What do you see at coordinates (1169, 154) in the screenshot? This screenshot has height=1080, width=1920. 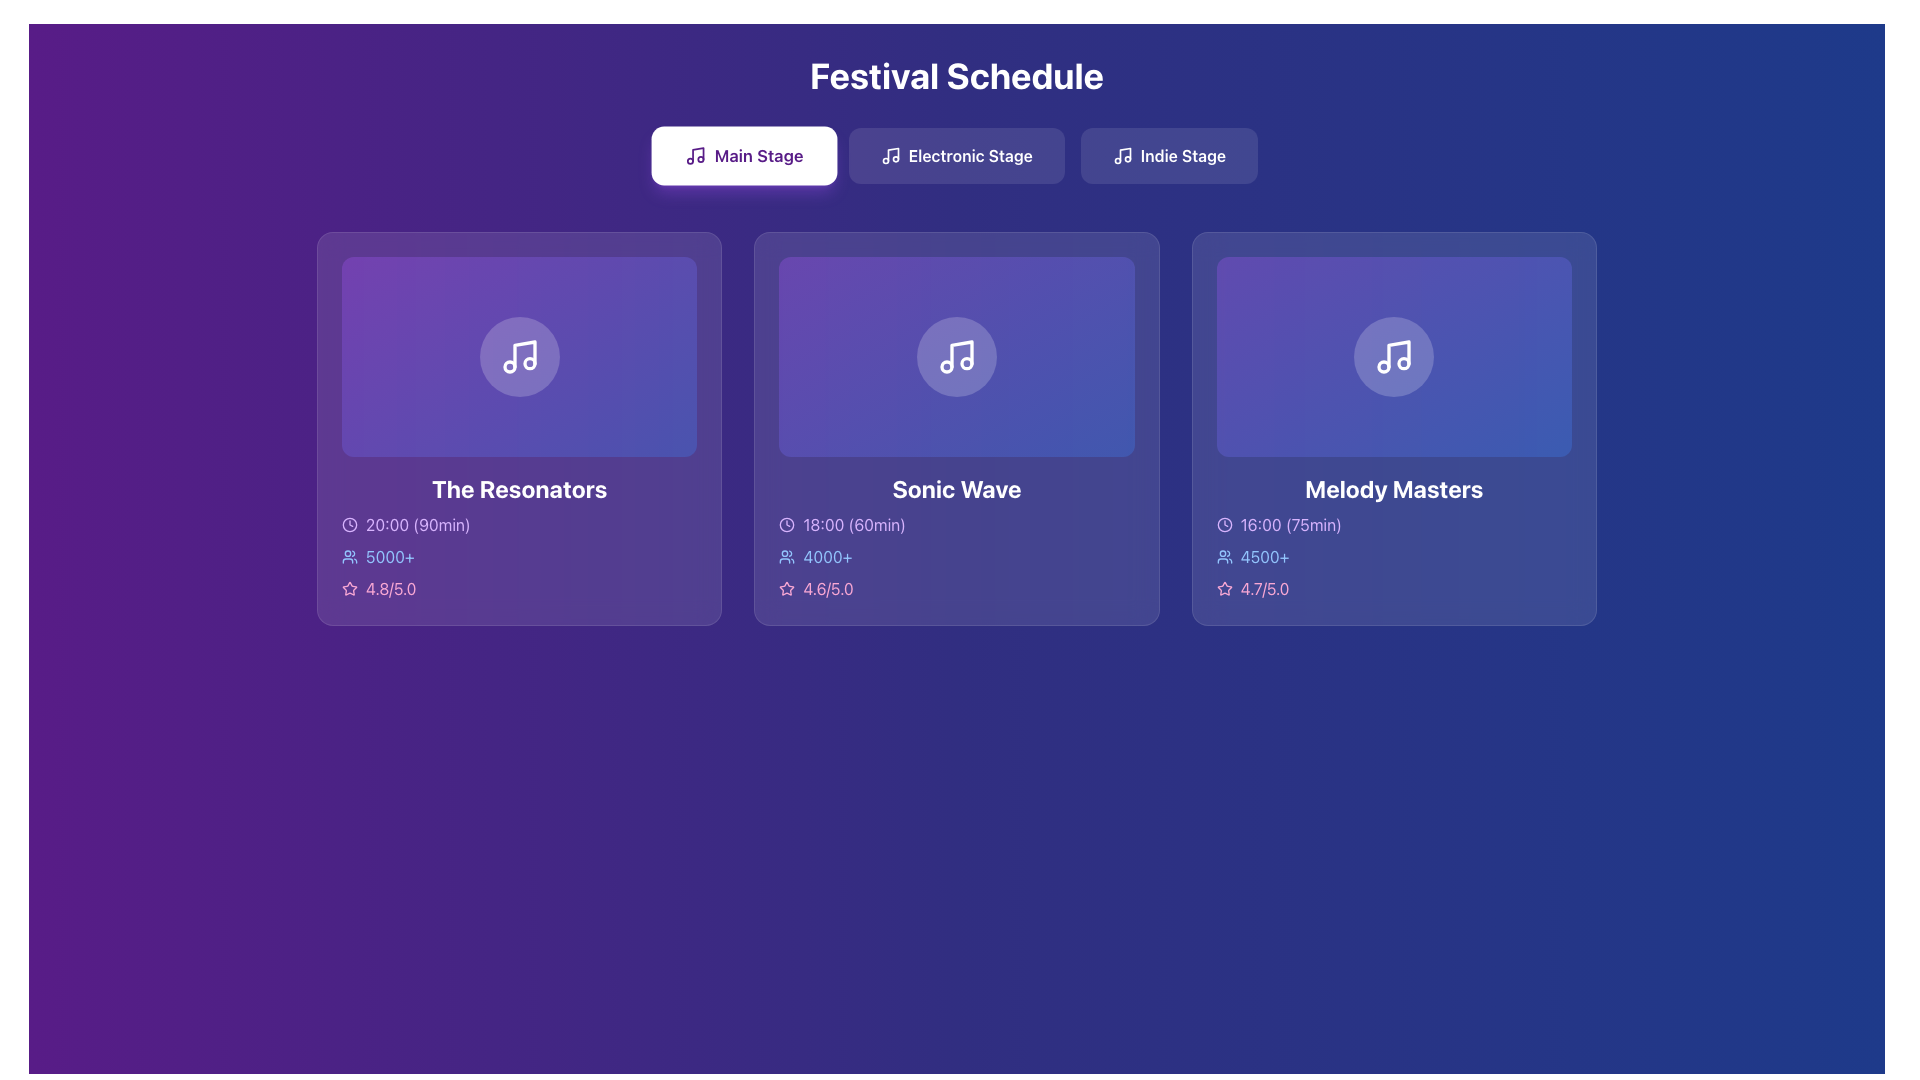 I see `the 'Indie Stage' button, which is a rounded rectangle with a music note icon and the label 'Indie Stage' in bold white text` at bounding box center [1169, 154].